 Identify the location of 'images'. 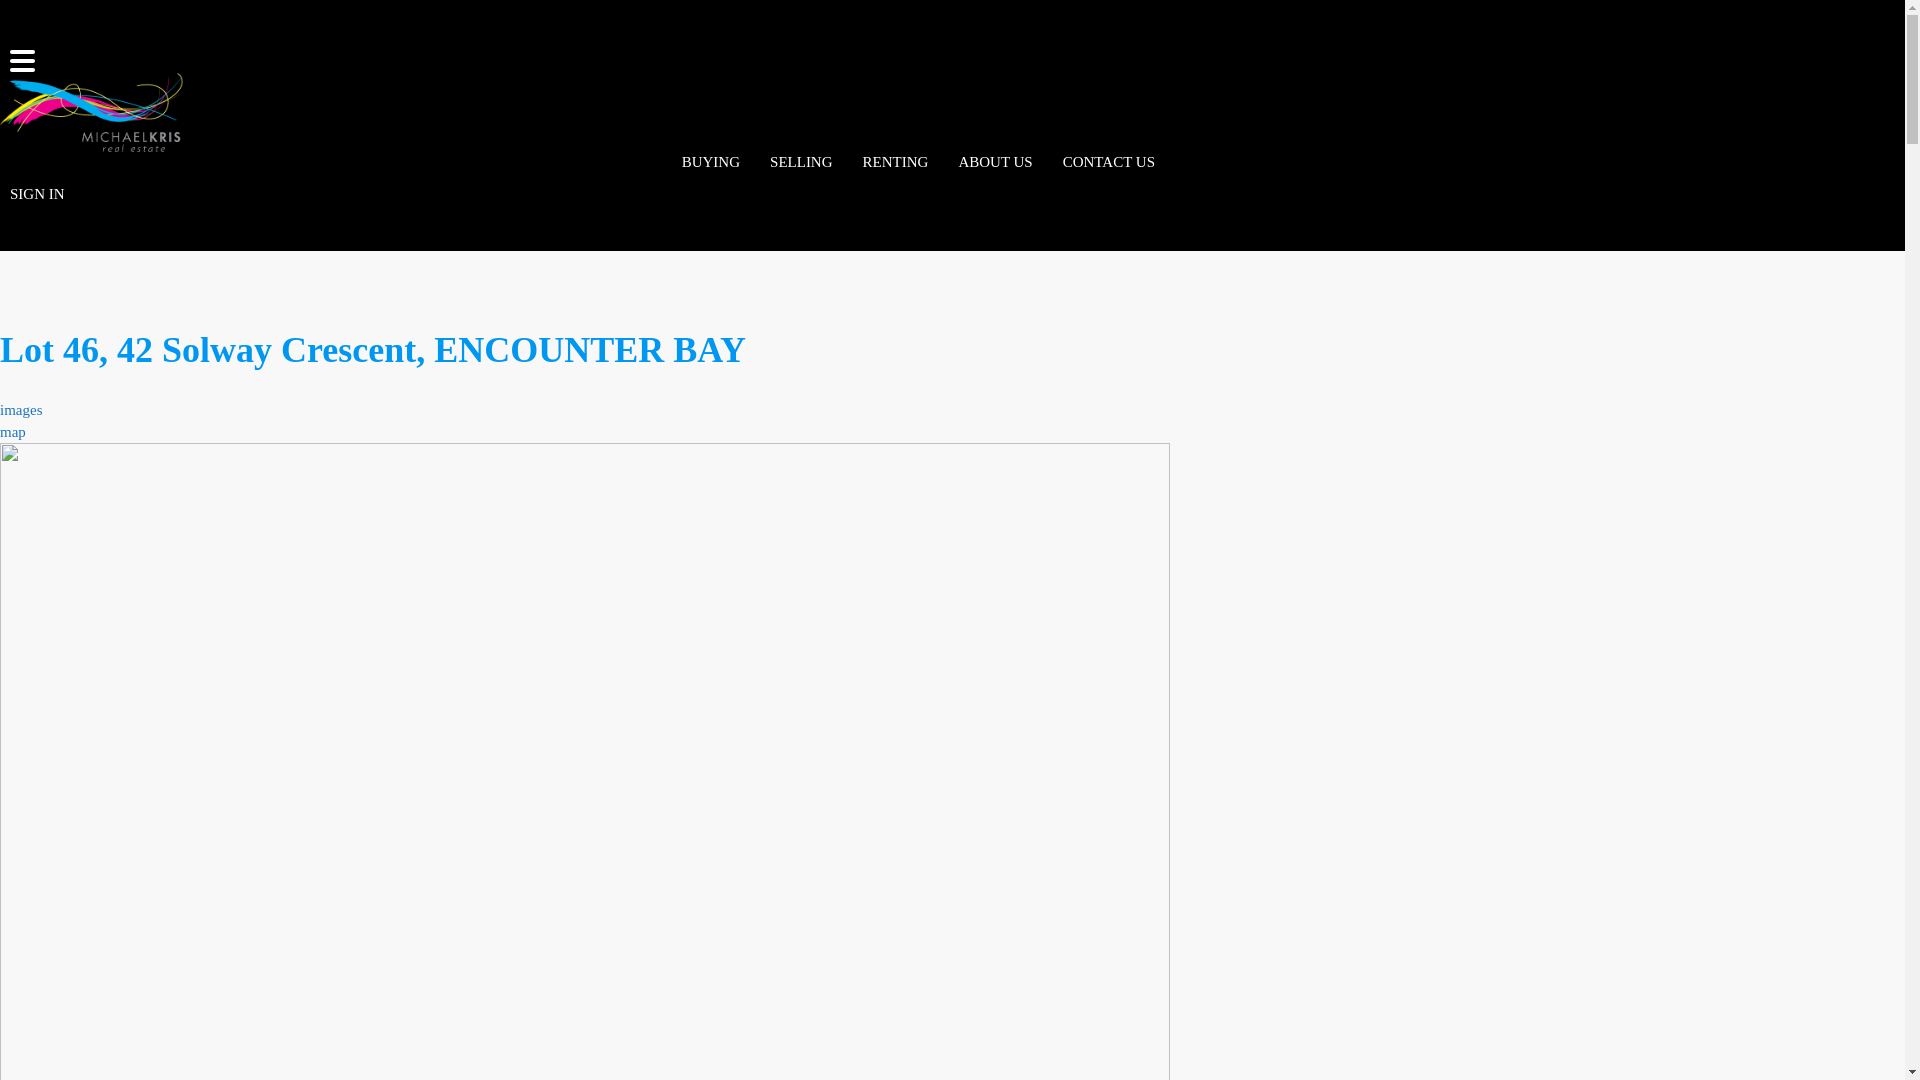
(21, 408).